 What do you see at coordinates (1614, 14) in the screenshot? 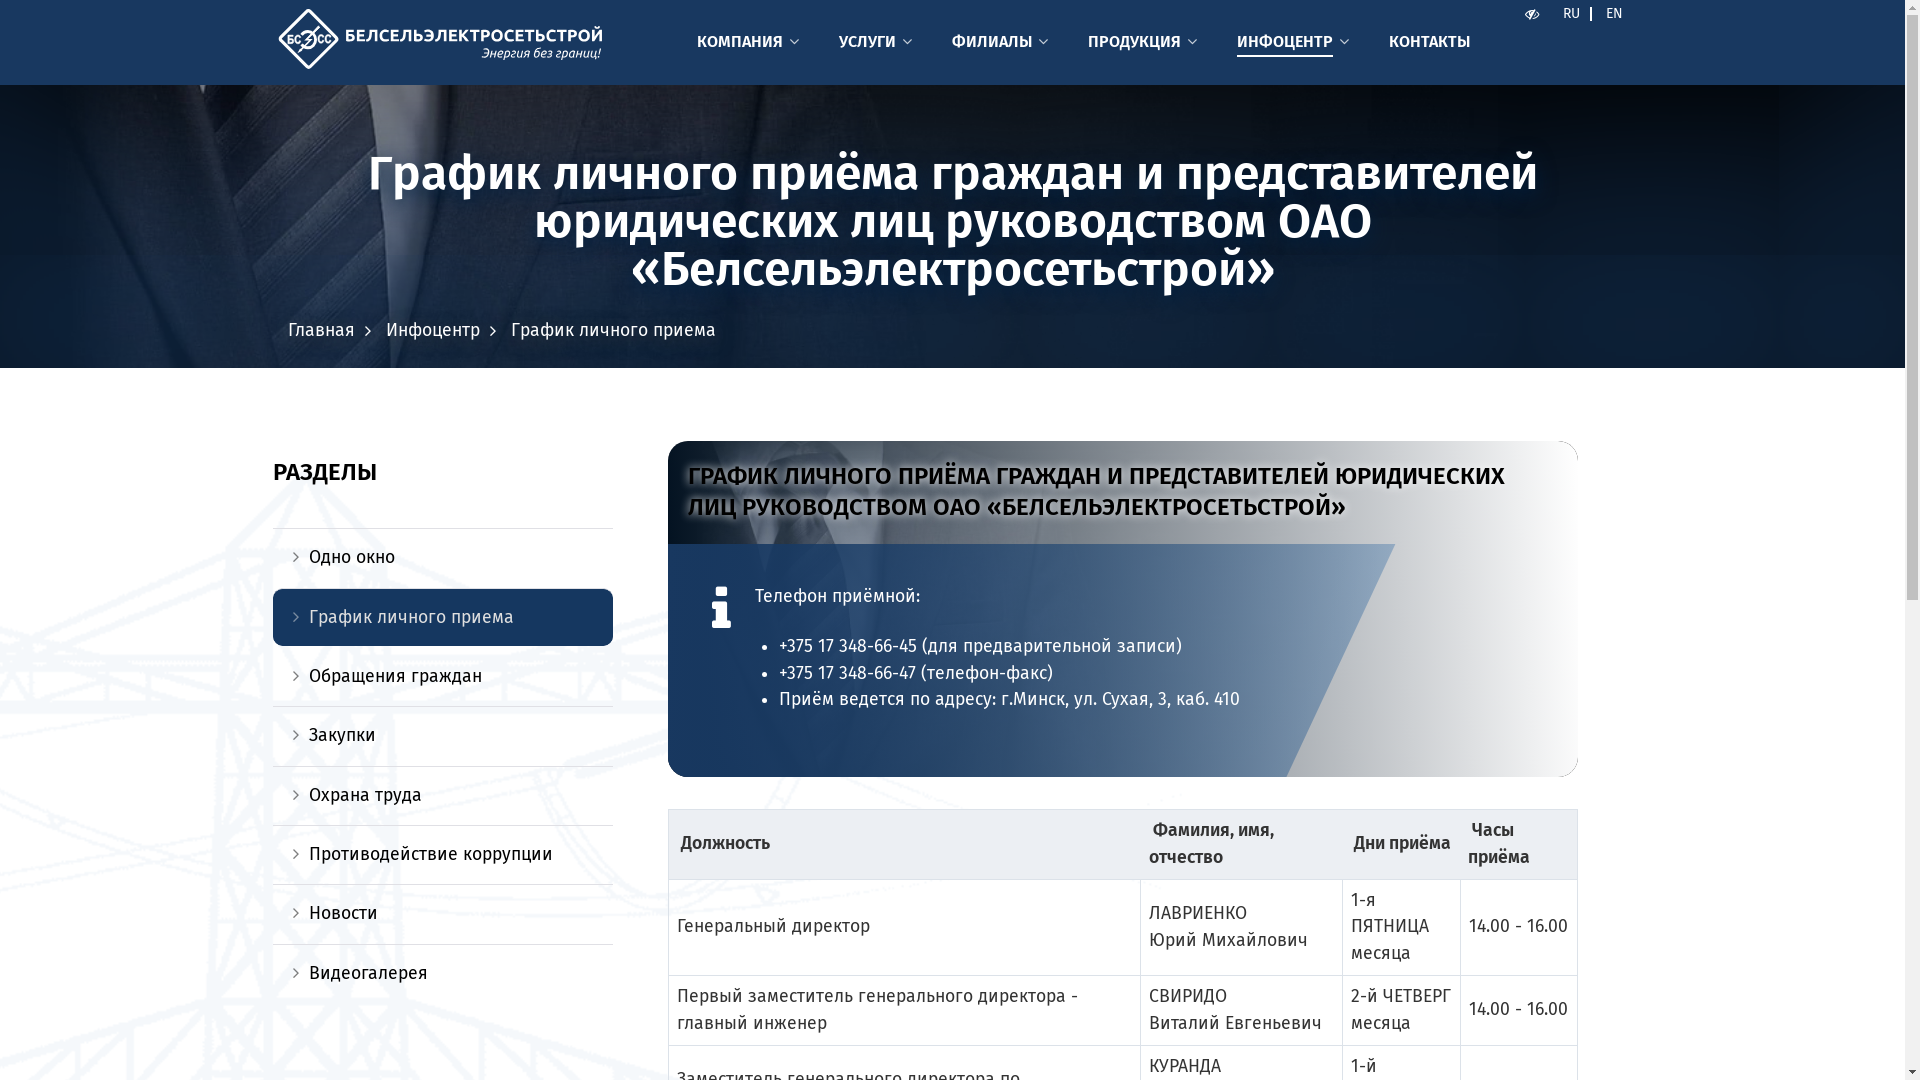
I see `'EN'` at bounding box center [1614, 14].